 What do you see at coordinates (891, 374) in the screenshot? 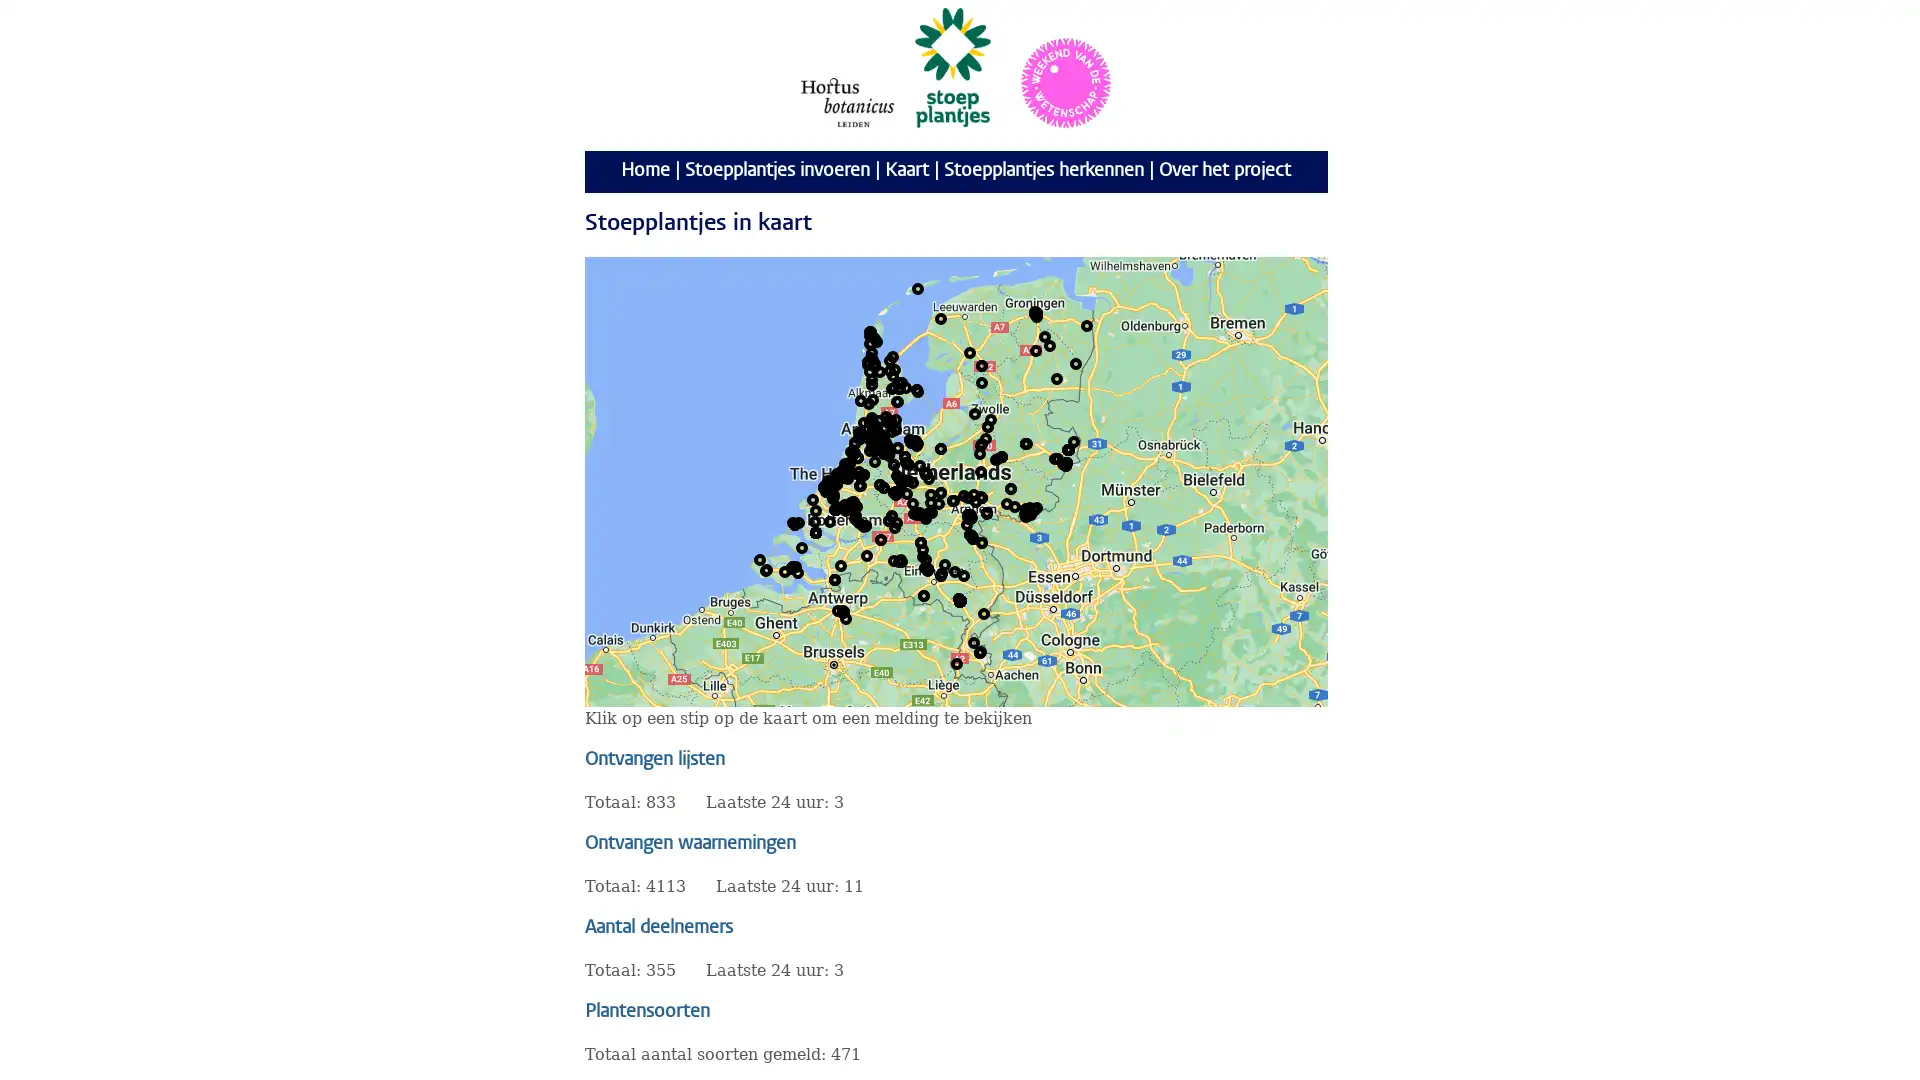
I see `Telling van U op 03 november 2021` at bounding box center [891, 374].